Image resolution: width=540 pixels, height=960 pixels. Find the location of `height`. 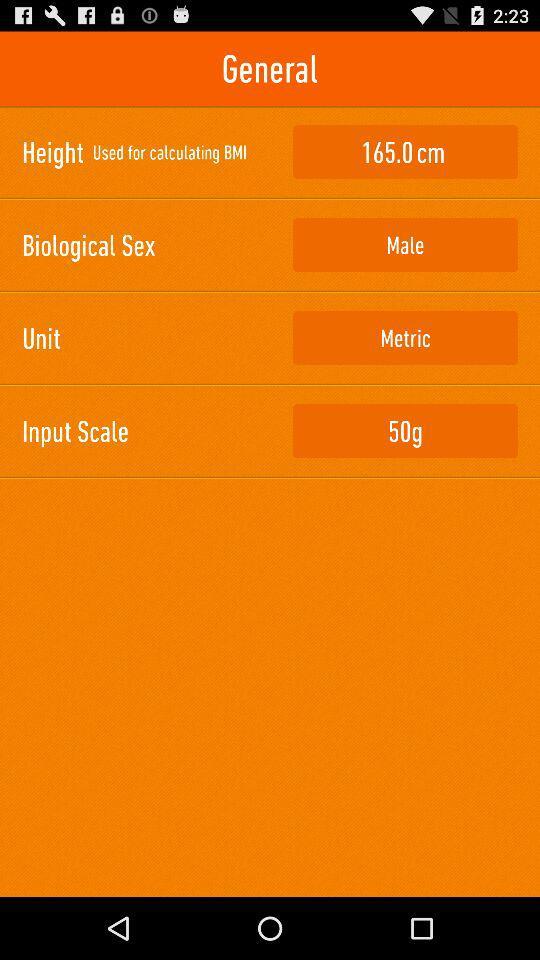

height is located at coordinates (405, 151).